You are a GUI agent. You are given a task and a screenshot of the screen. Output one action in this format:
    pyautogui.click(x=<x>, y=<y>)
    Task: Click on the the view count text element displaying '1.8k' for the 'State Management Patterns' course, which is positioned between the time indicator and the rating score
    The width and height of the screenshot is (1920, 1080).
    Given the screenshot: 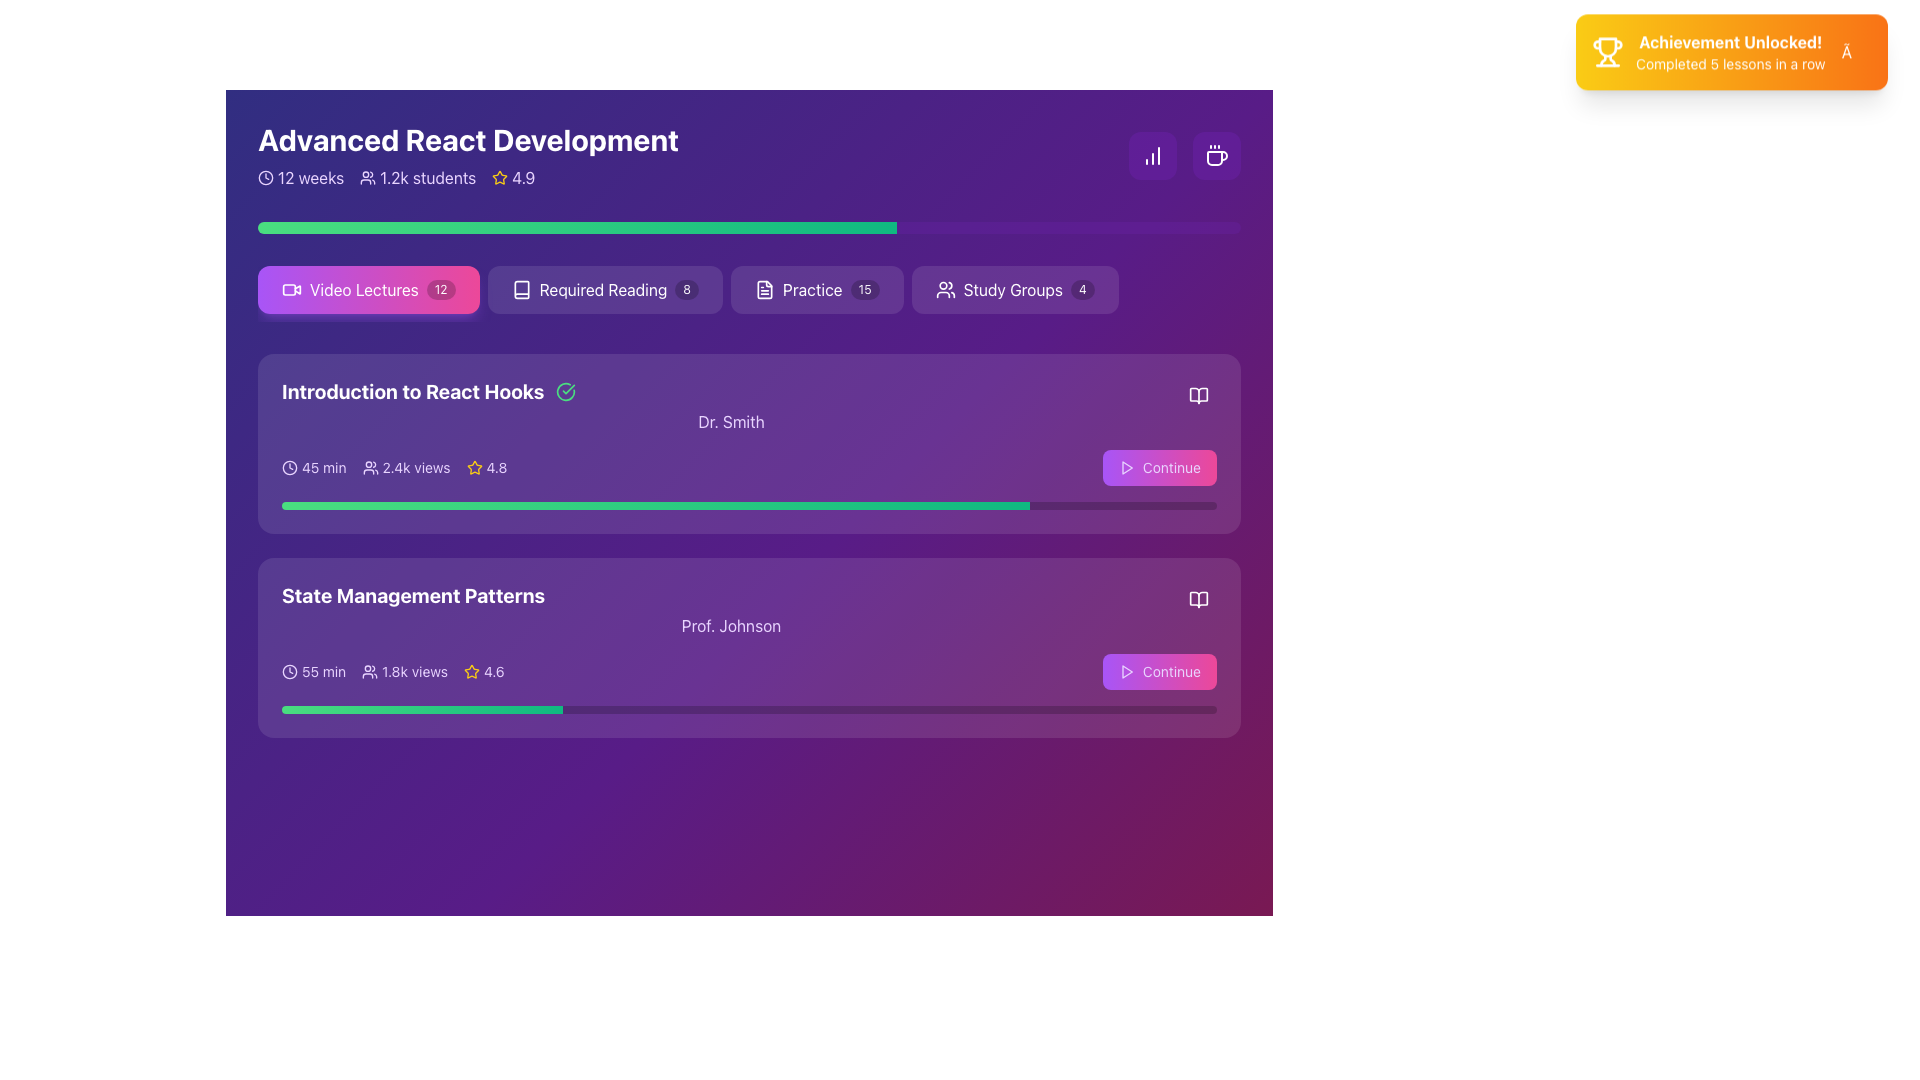 What is the action you would take?
    pyautogui.click(x=404, y=671)
    